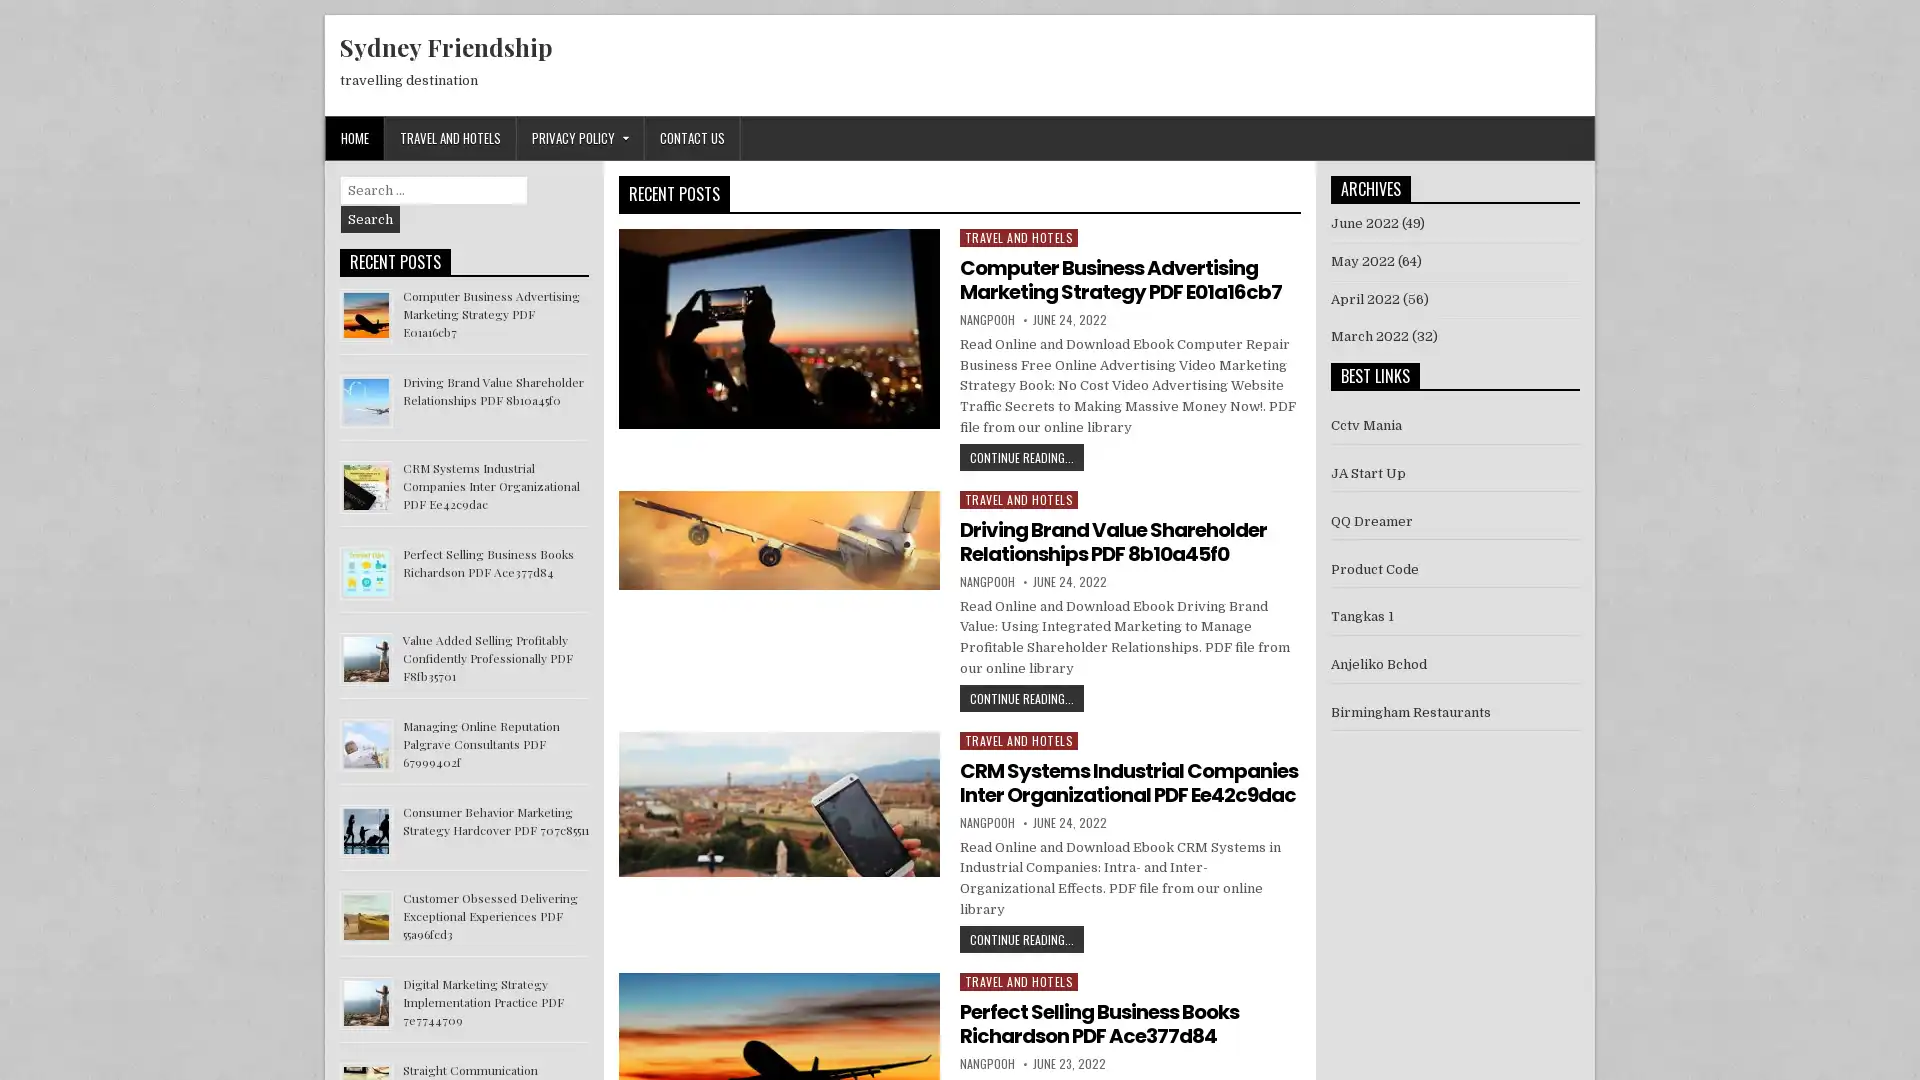 Image resolution: width=1920 pixels, height=1080 pixels. I want to click on Search, so click(370, 219).